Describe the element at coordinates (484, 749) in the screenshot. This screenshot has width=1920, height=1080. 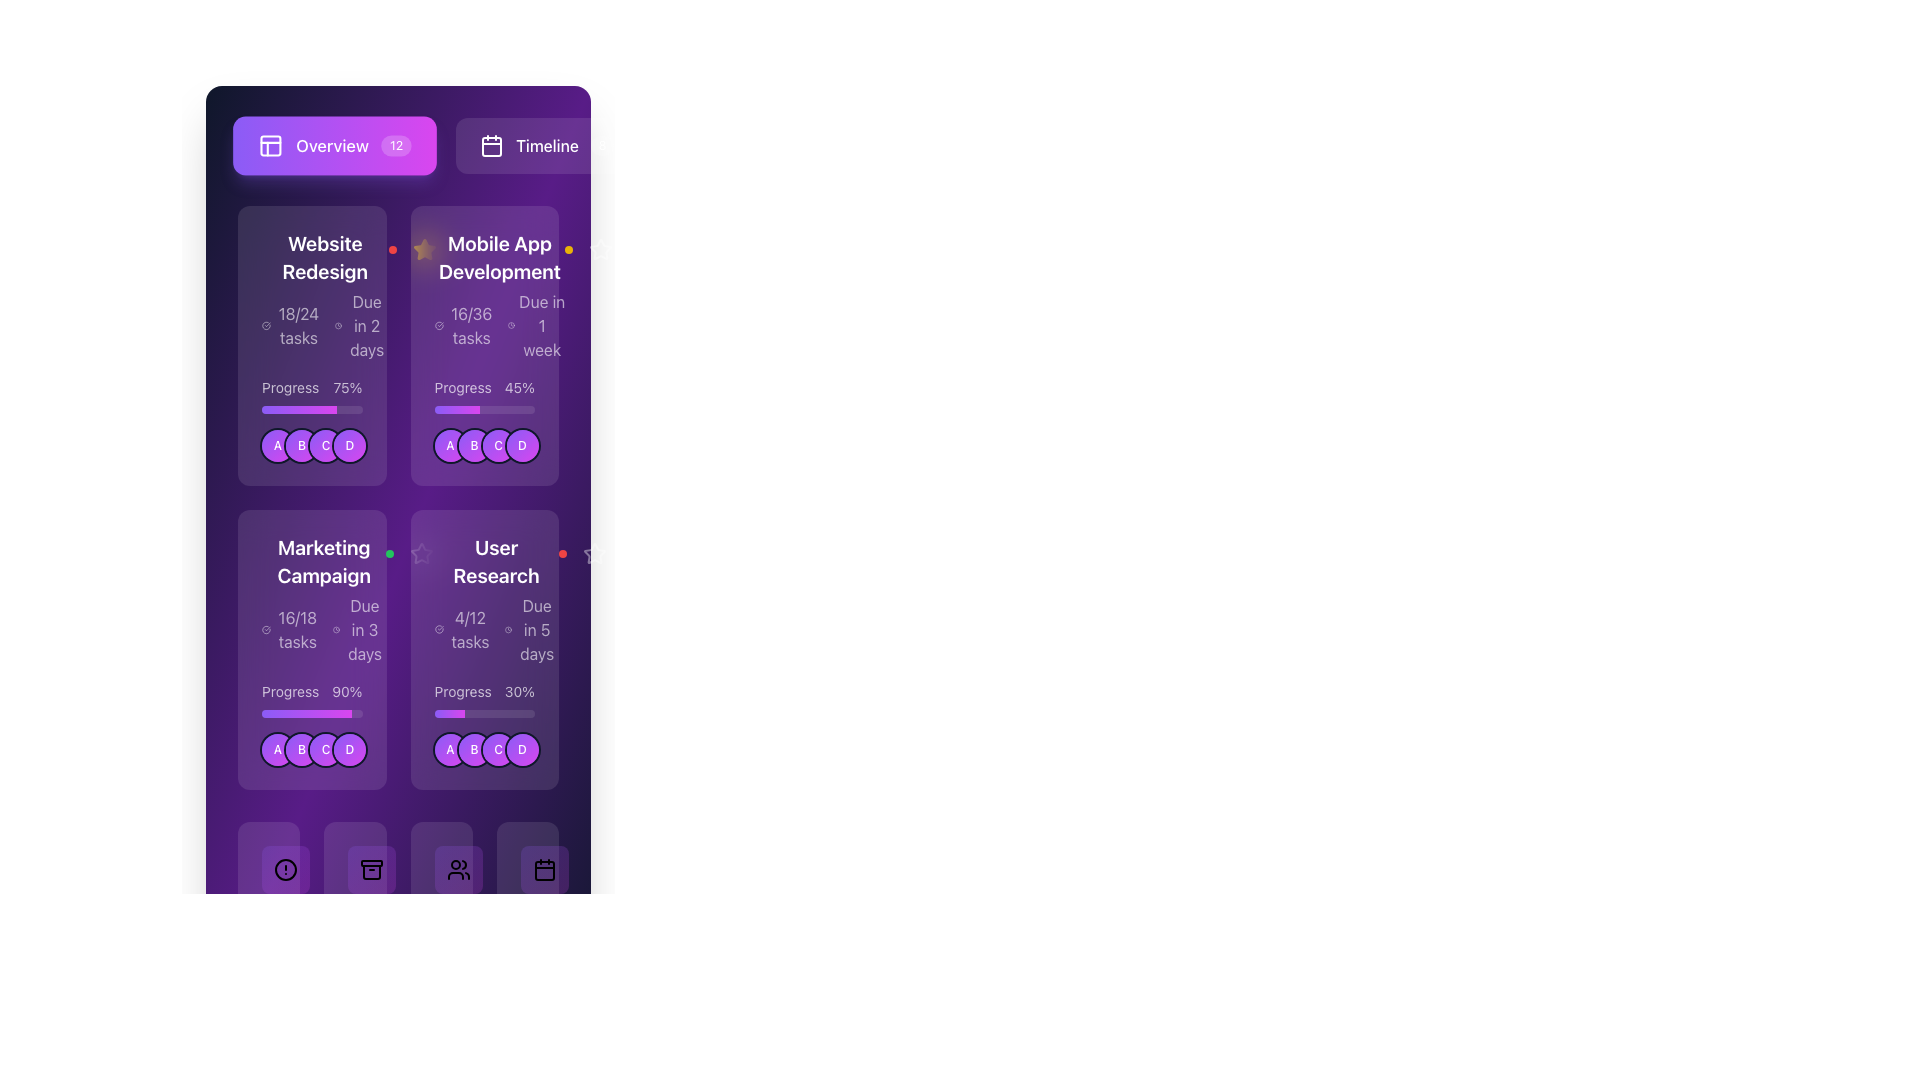
I see `the component group displaying participant initials located at the bottom section of the 'User Research' card beneath the progress bar` at that location.